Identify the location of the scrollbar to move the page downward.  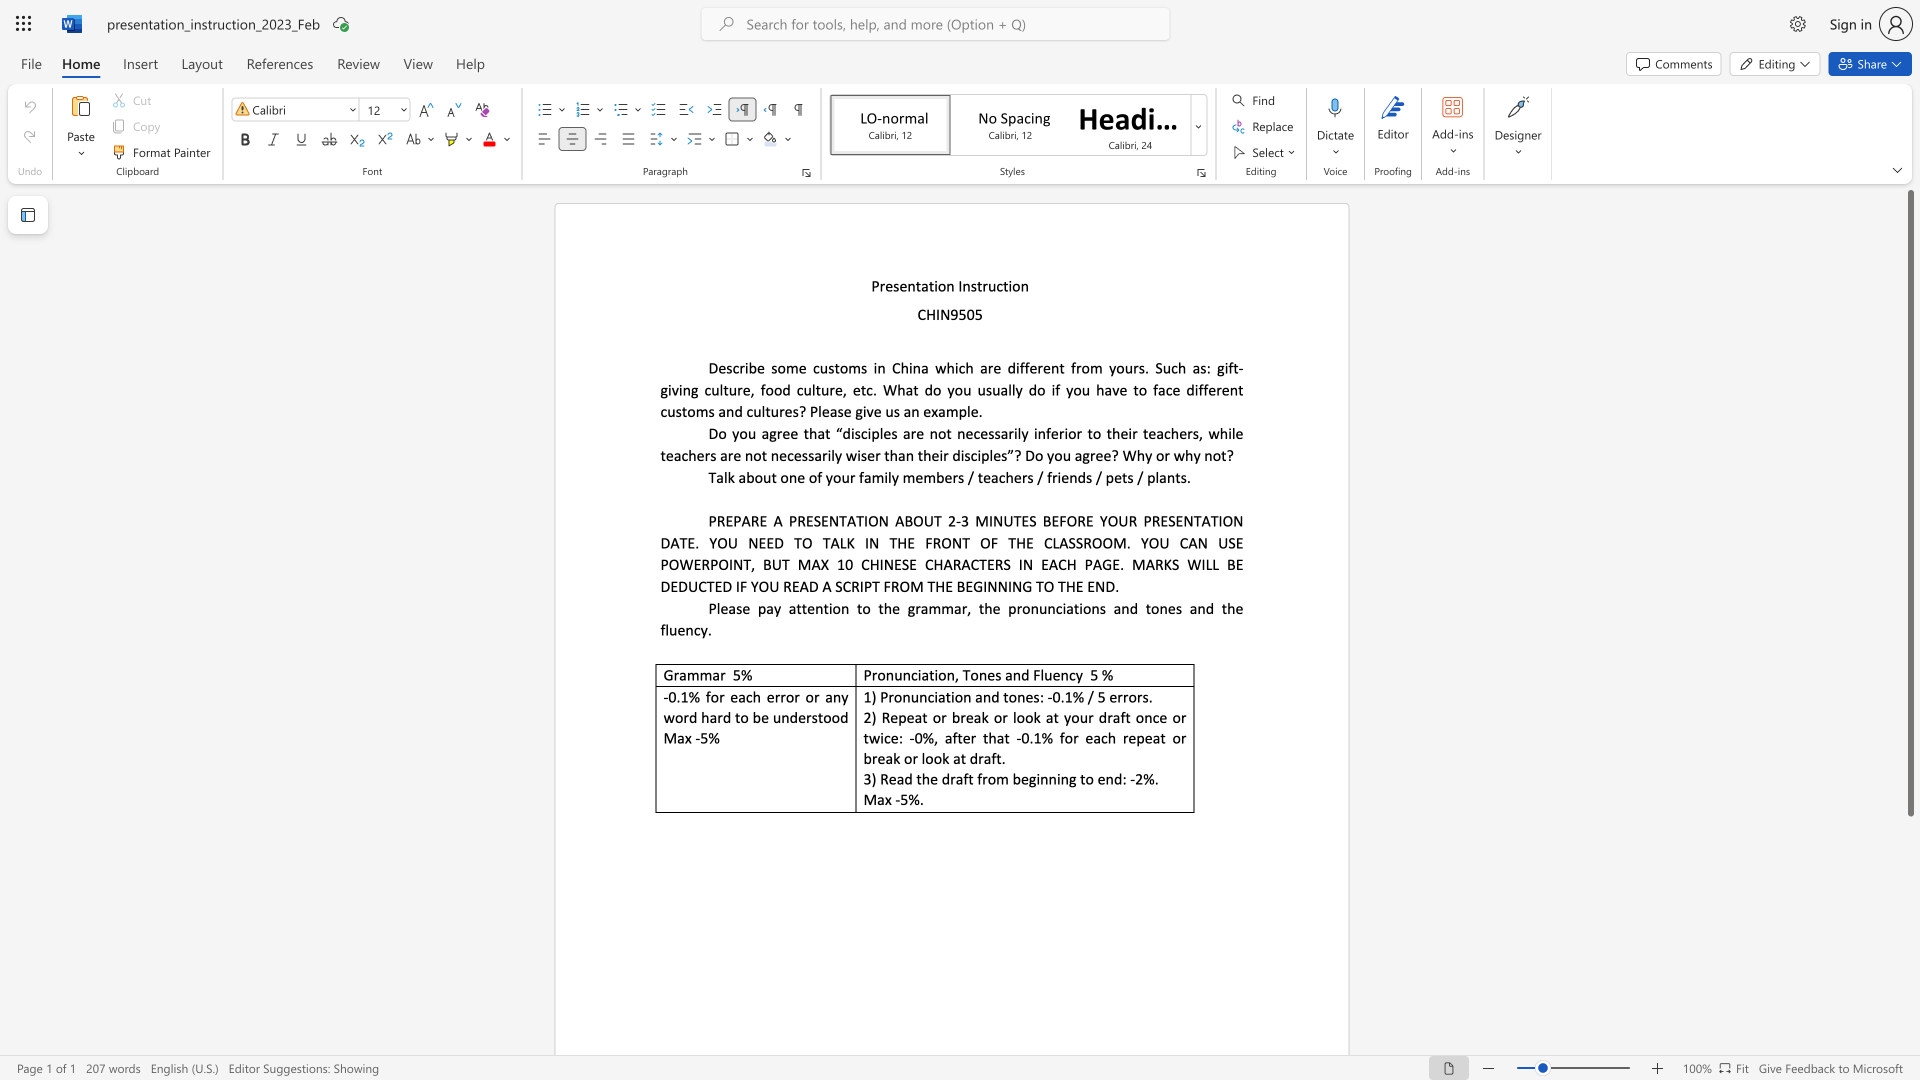
(1909, 1048).